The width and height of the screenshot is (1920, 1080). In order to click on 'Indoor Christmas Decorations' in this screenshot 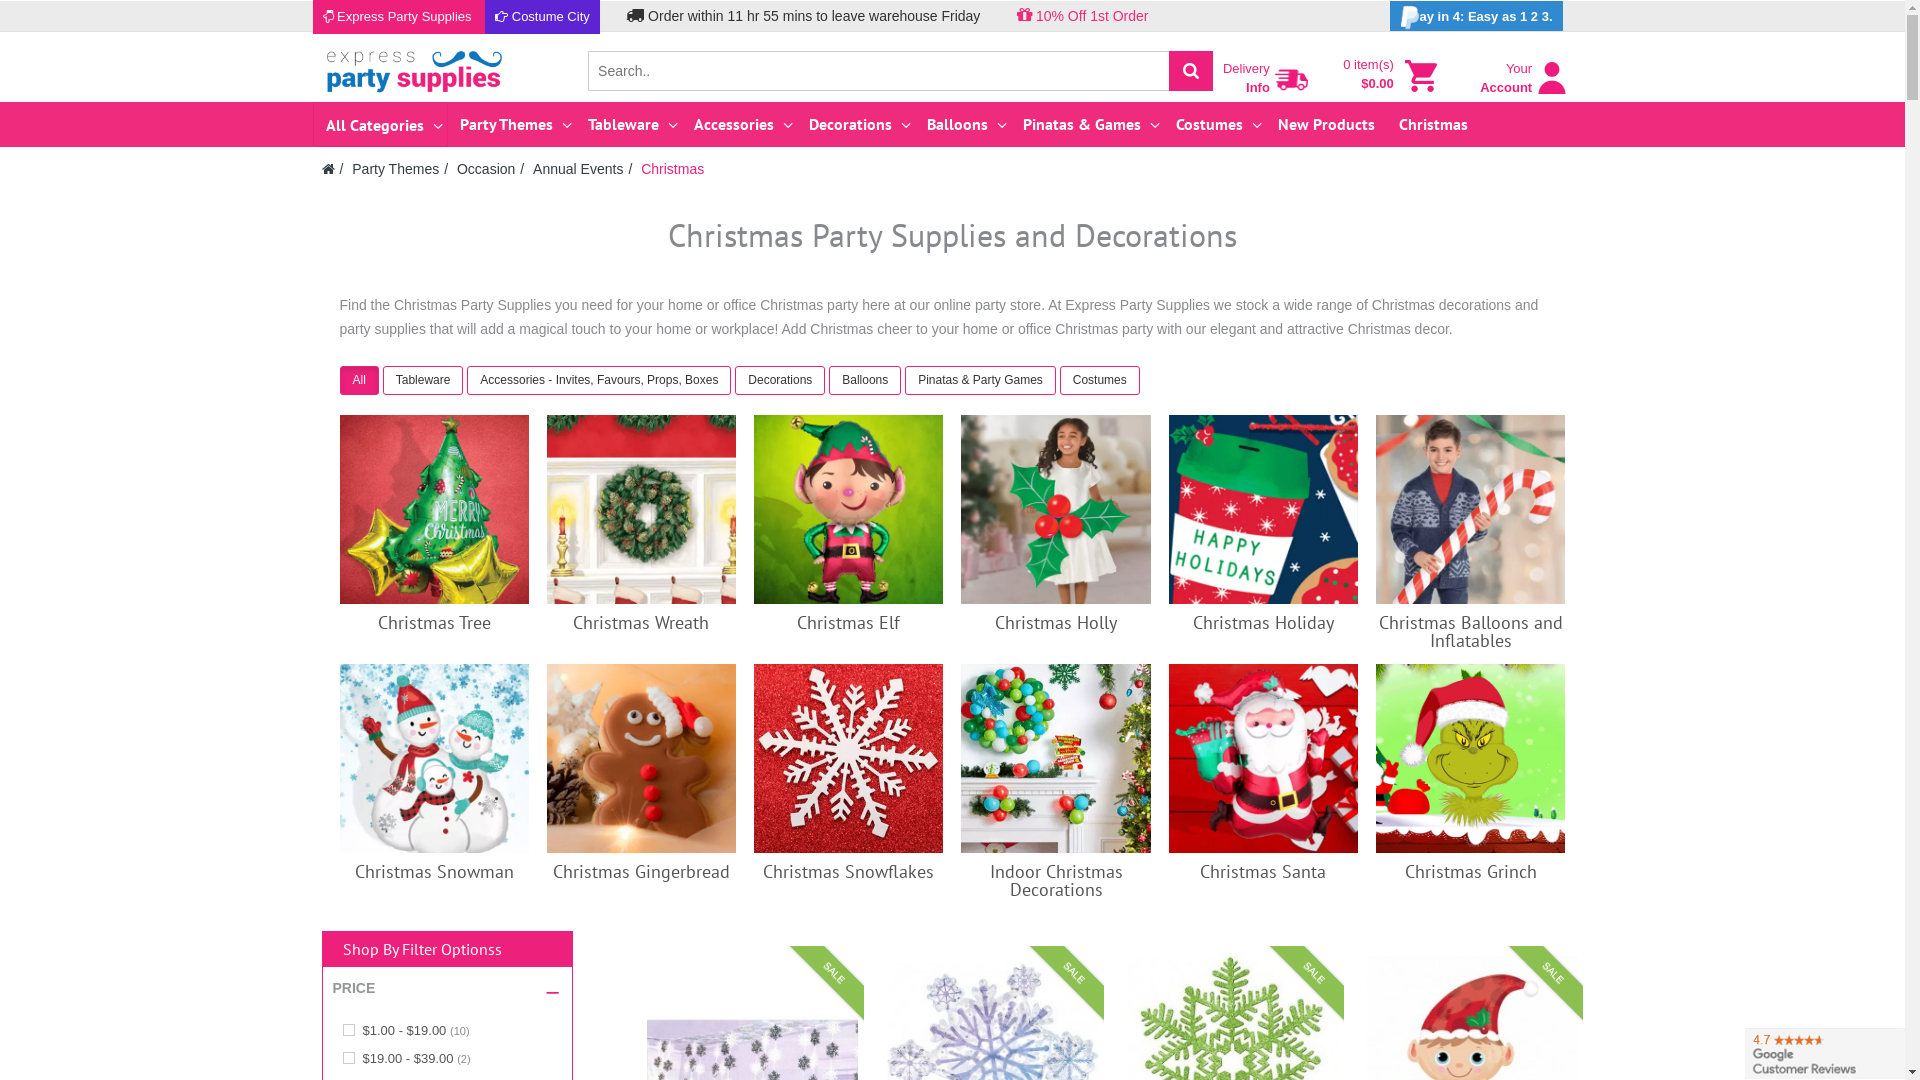, I will do `click(1054, 758)`.